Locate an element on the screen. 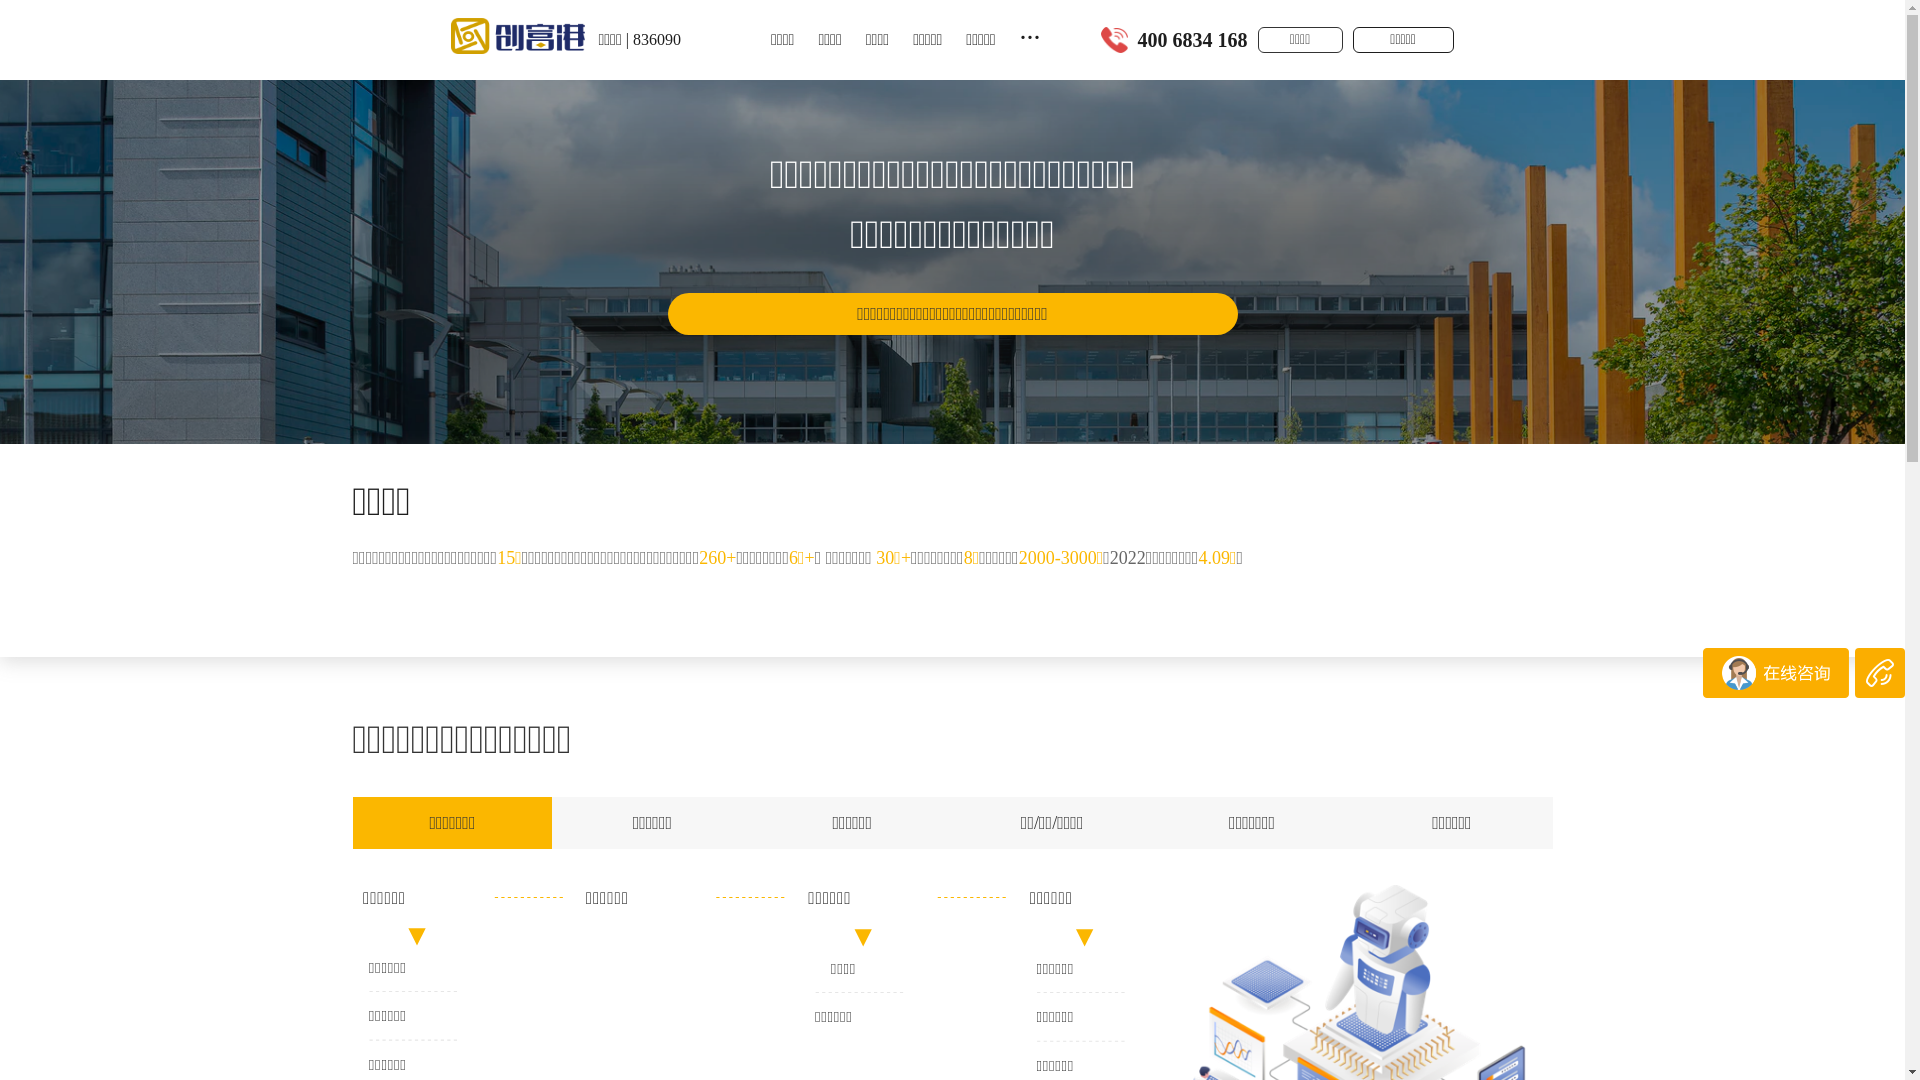 The height and width of the screenshot is (1080, 1920). '400 6834 168' is located at coordinates (1193, 39).